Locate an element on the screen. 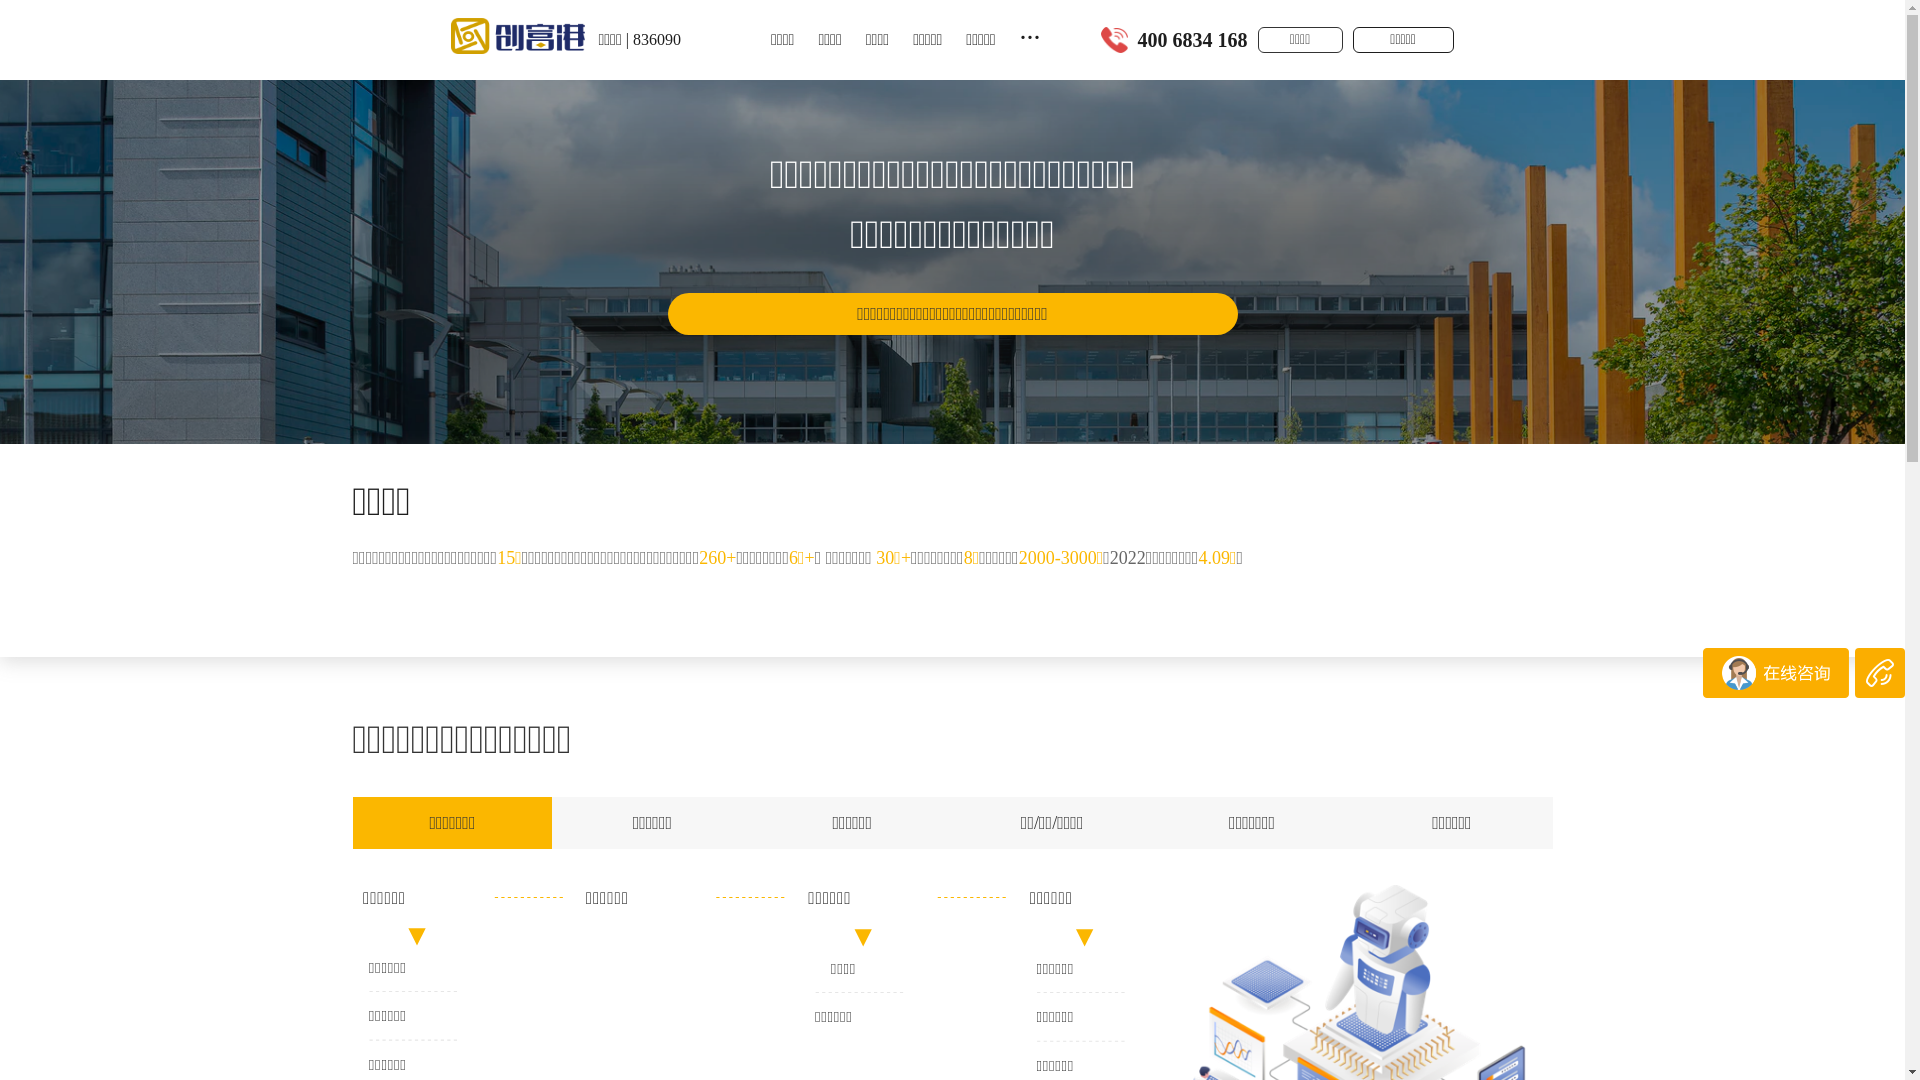 The height and width of the screenshot is (1080, 1920). '400 6834 168' is located at coordinates (1193, 39).